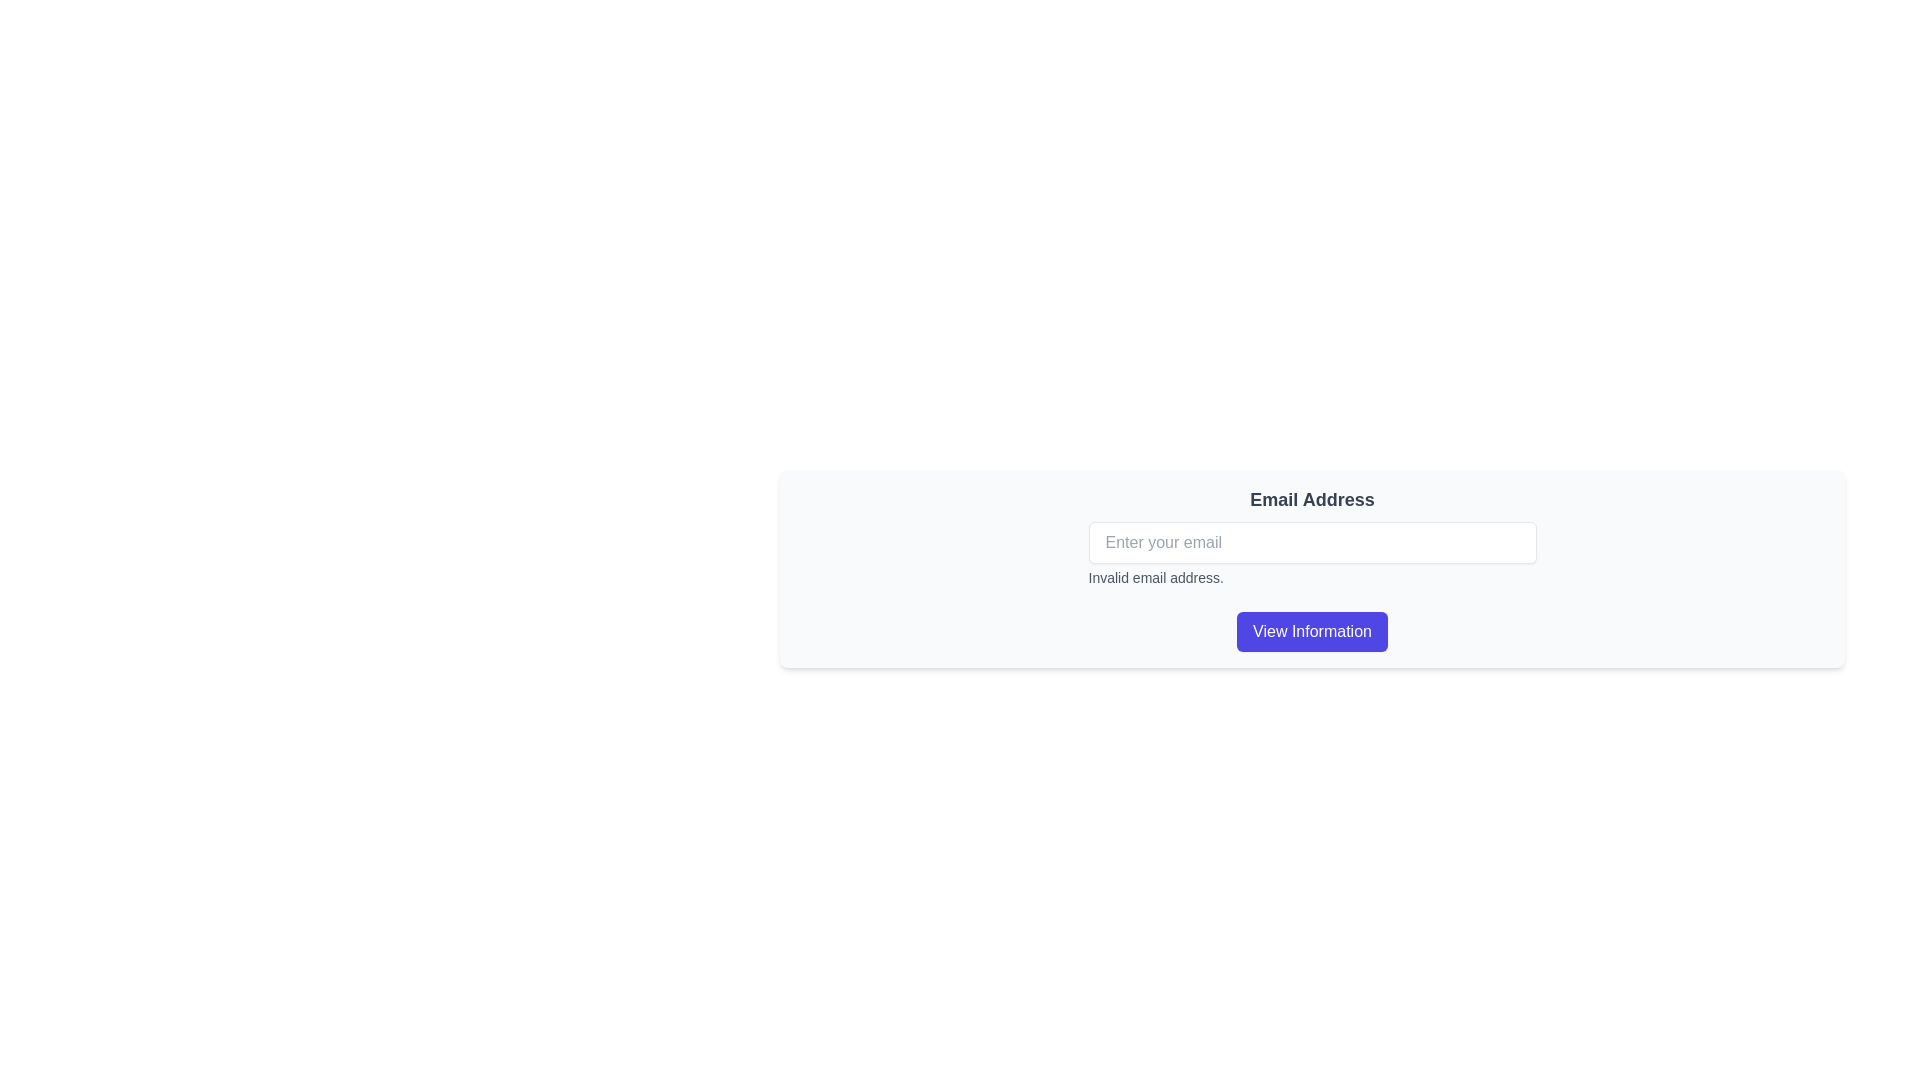  What do you see at coordinates (1156, 578) in the screenshot?
I see `the error message text label indicating that the entered email address is invalid, which is located directly beneath the 'Enter your email' input field` at bounding box center [1156, 578].